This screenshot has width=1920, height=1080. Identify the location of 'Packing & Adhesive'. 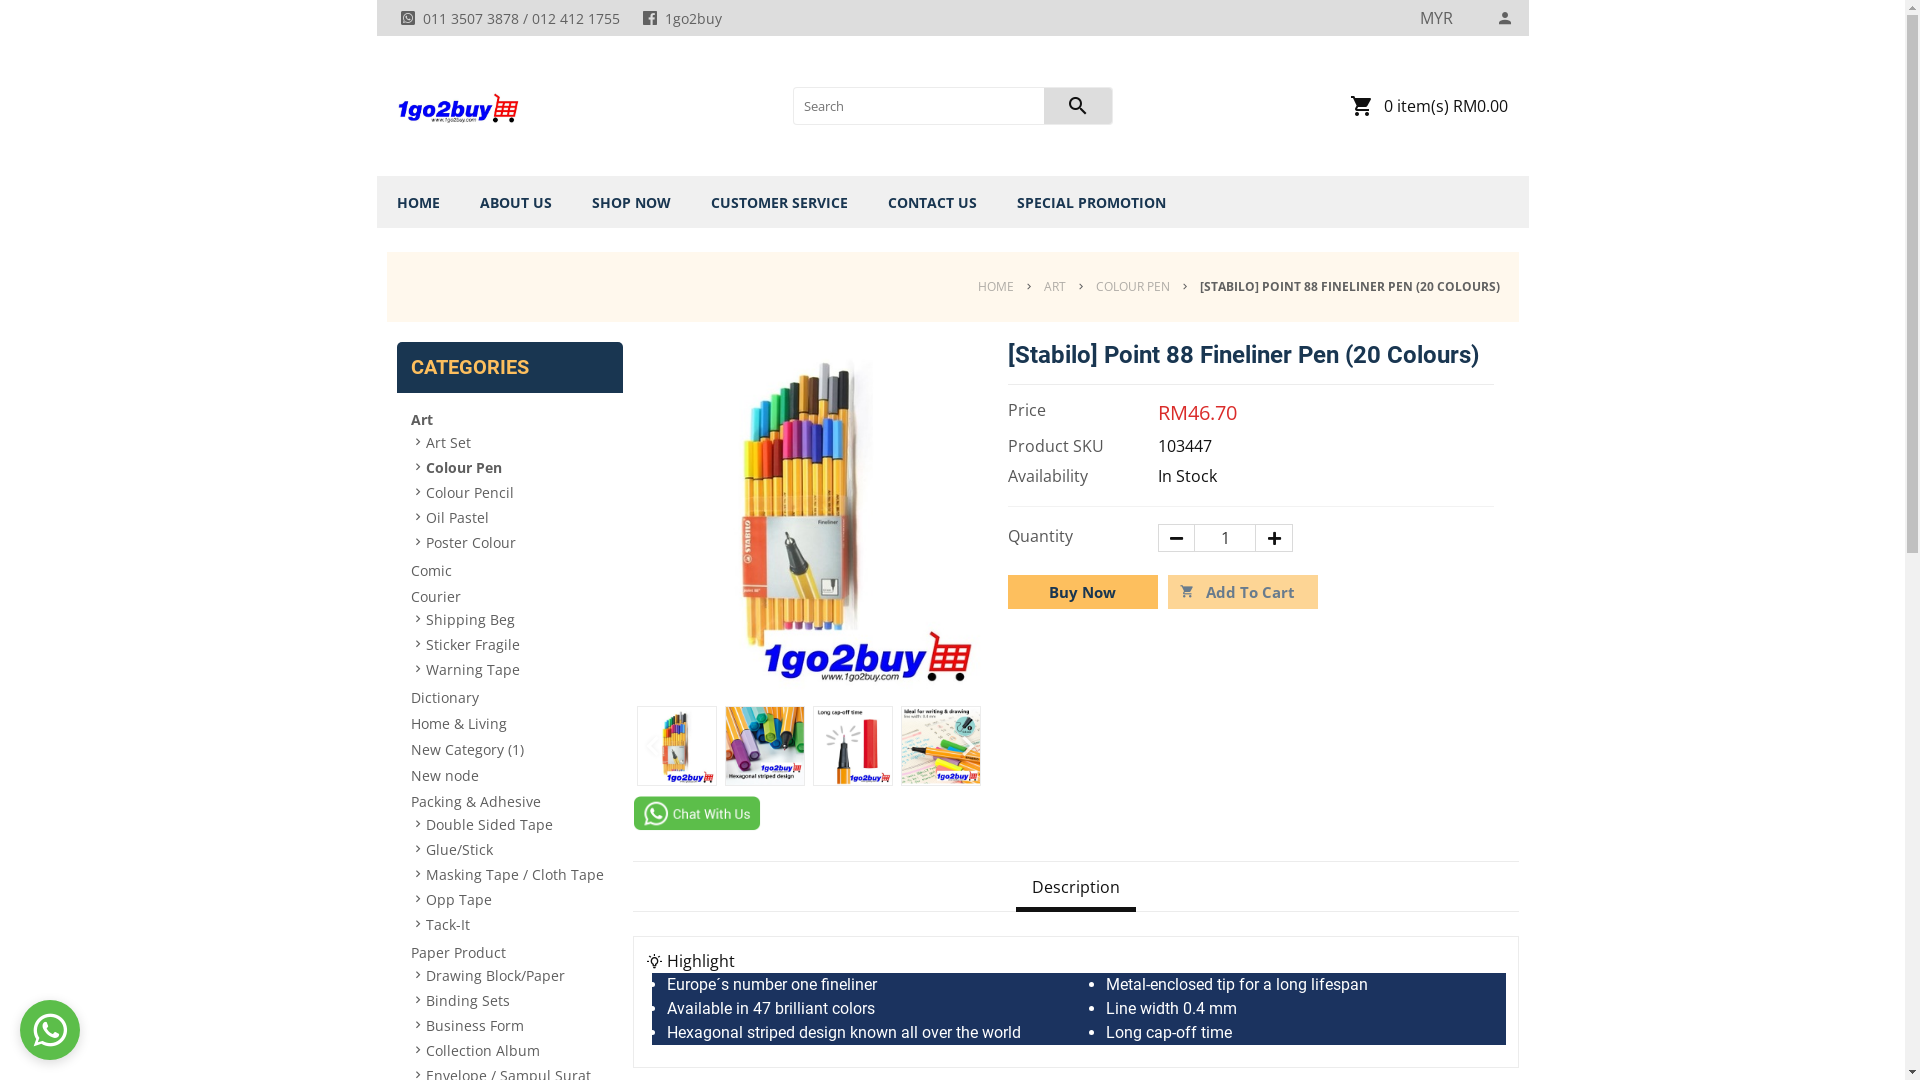
(508, 799).